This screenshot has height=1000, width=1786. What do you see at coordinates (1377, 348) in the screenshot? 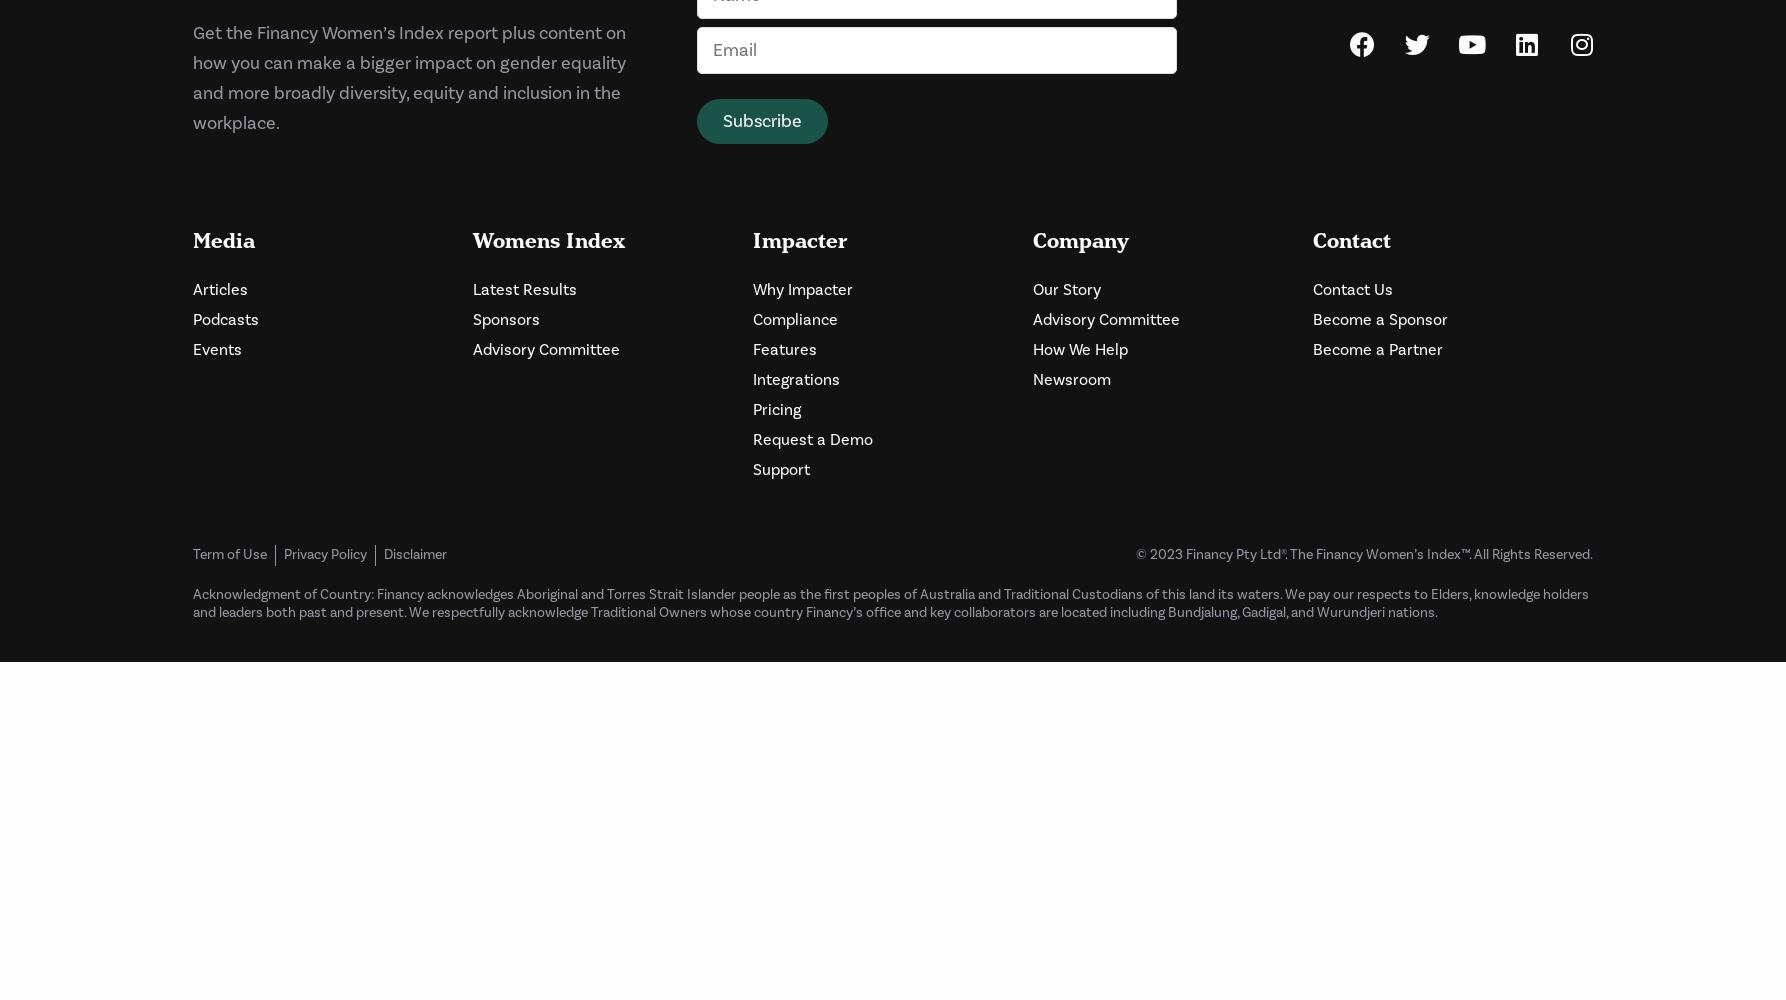
I see `'Become a Partner'` at bounding box center [1377, 348].